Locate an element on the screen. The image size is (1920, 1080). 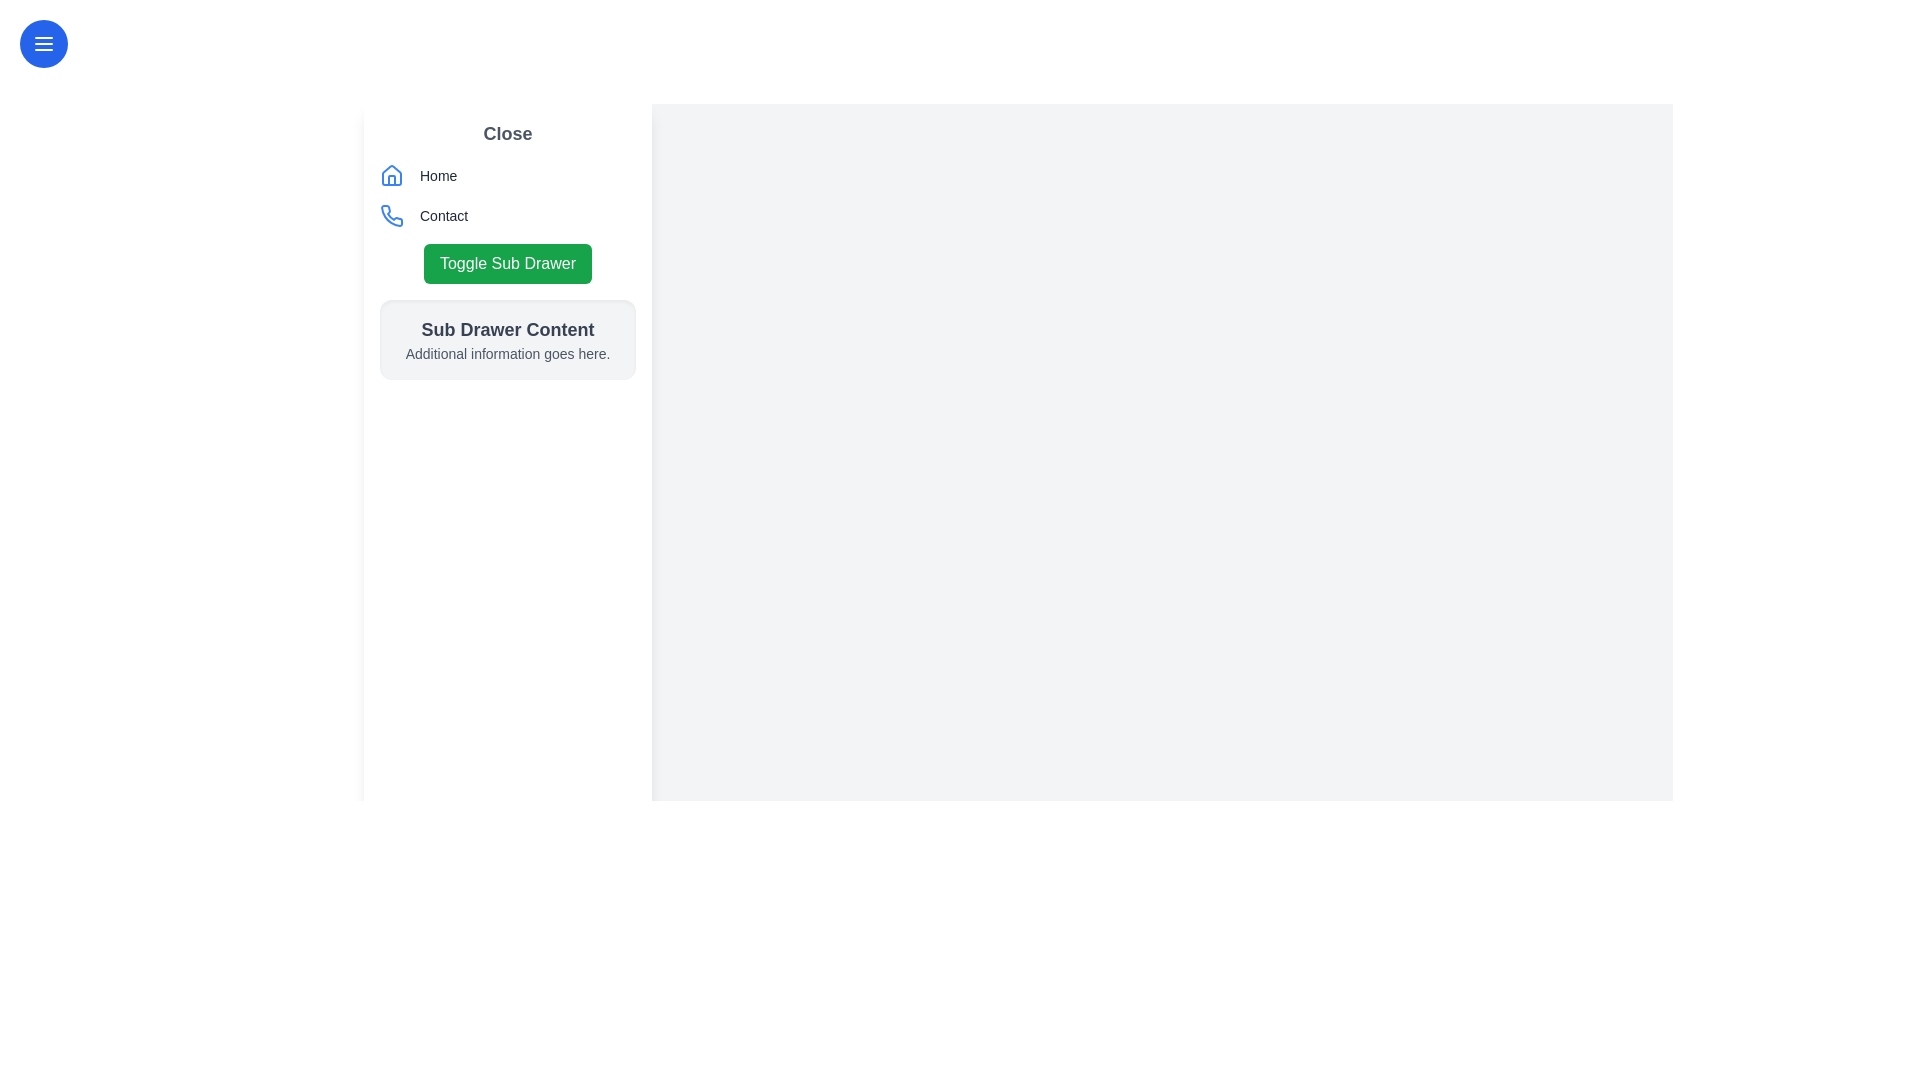
the non-interactive text label located at the top of the panel is located at coordinates (508, 134).